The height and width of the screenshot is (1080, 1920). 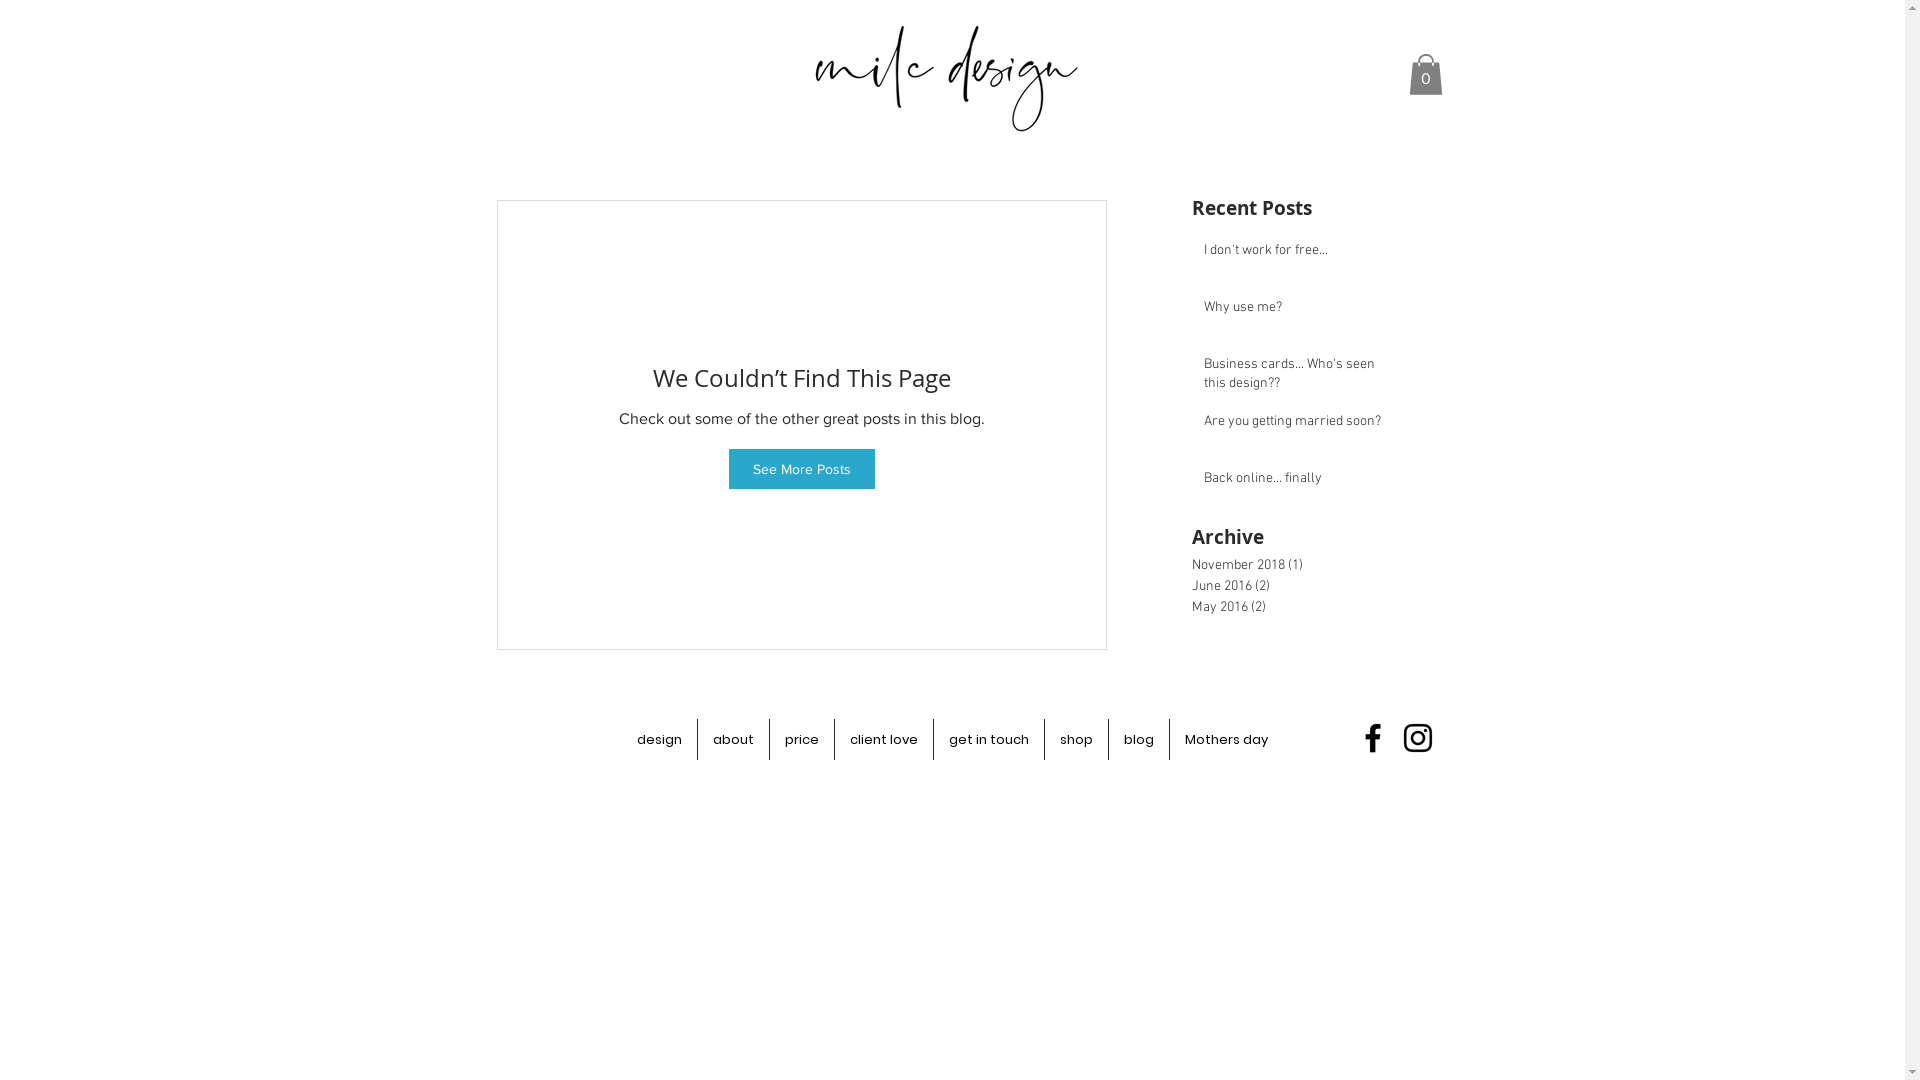 What do you see at coordinates (801, 469) in the screenshot?
I see `'See More Posts'` at bounding box center [801, 469].